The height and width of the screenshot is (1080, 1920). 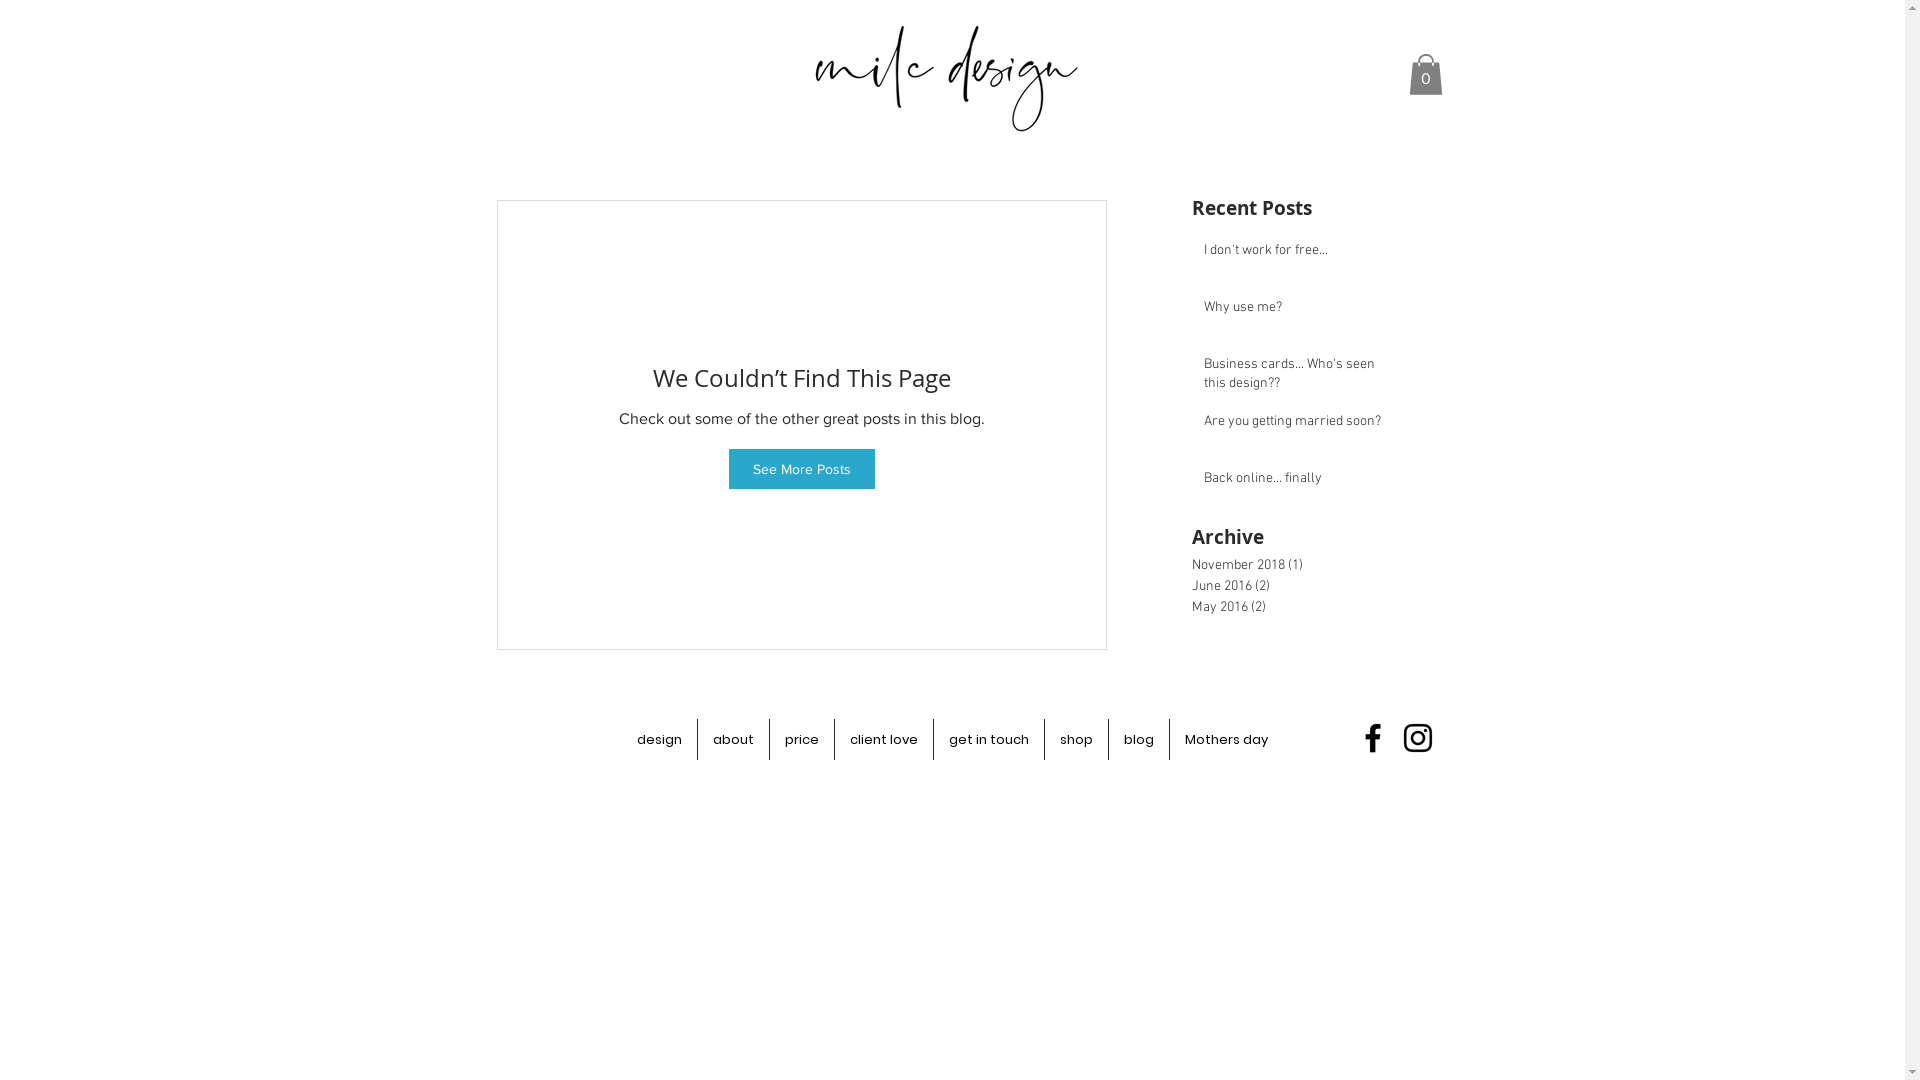 What do you see at coordinates (801, 469) in the screenshot?
I see `'See More Posts'` at bounding box center [801, 469].